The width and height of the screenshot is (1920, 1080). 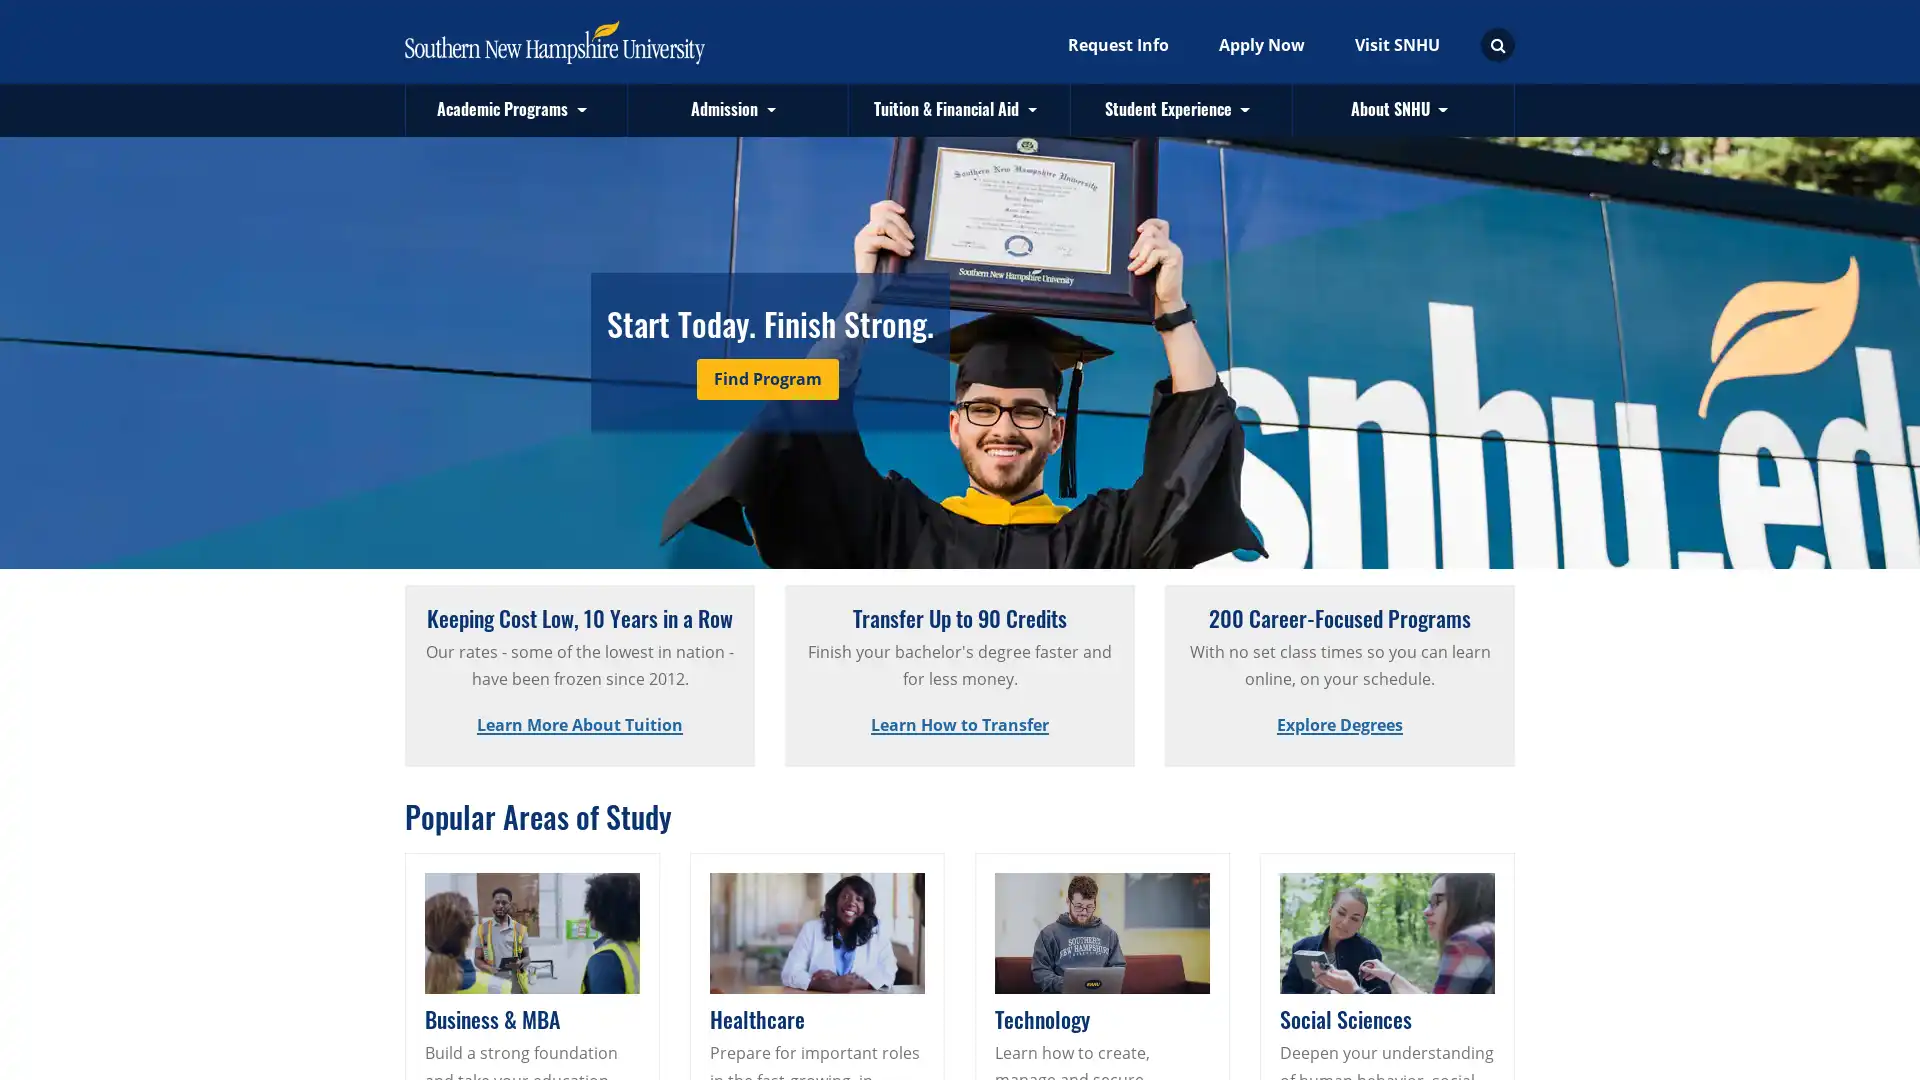 I want to click on Learn How to Transfer, so click(x=960, y=725).